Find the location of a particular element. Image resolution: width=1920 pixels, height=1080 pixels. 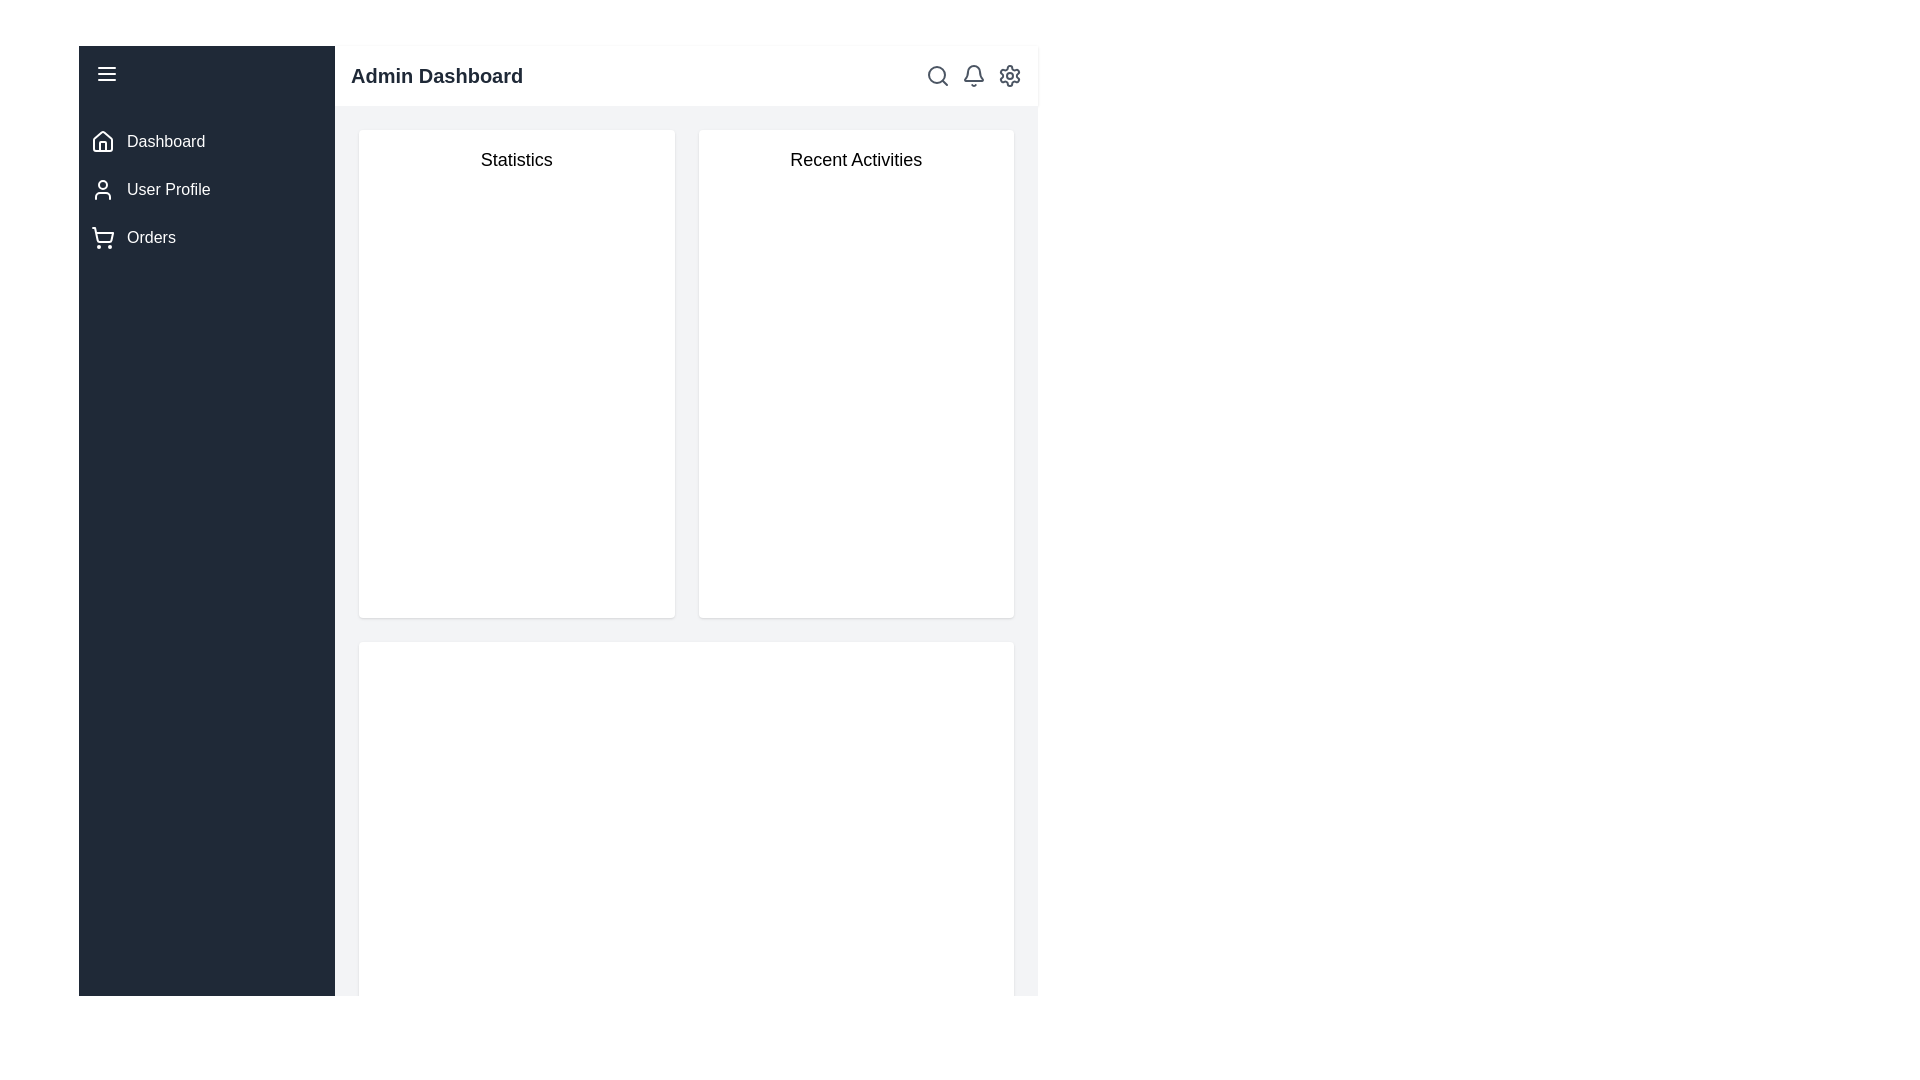

the gray bell icon located in the header bar, which is the middle icon in a row of three is located at coordinates (974, 75).